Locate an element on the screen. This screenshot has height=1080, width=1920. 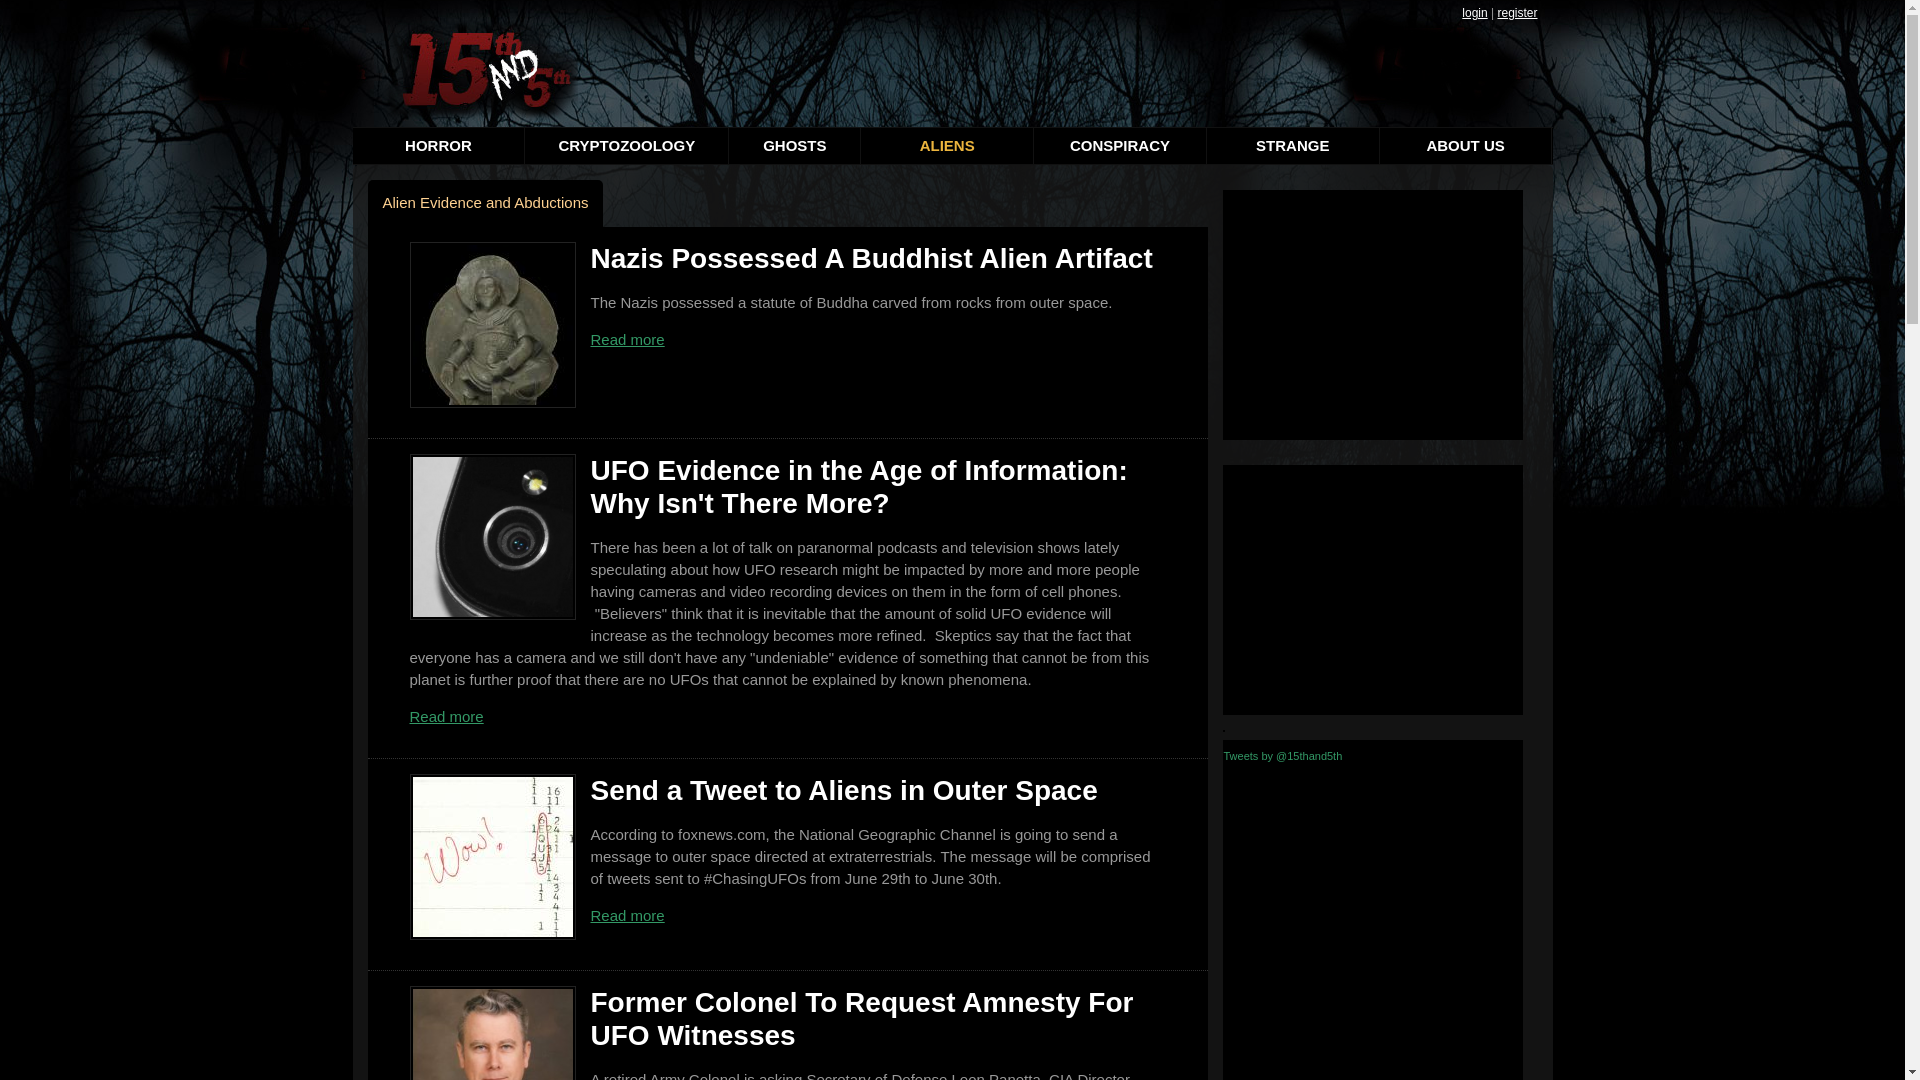
'Tweets by @15thand5th' is located at coordinates (1223, 756).